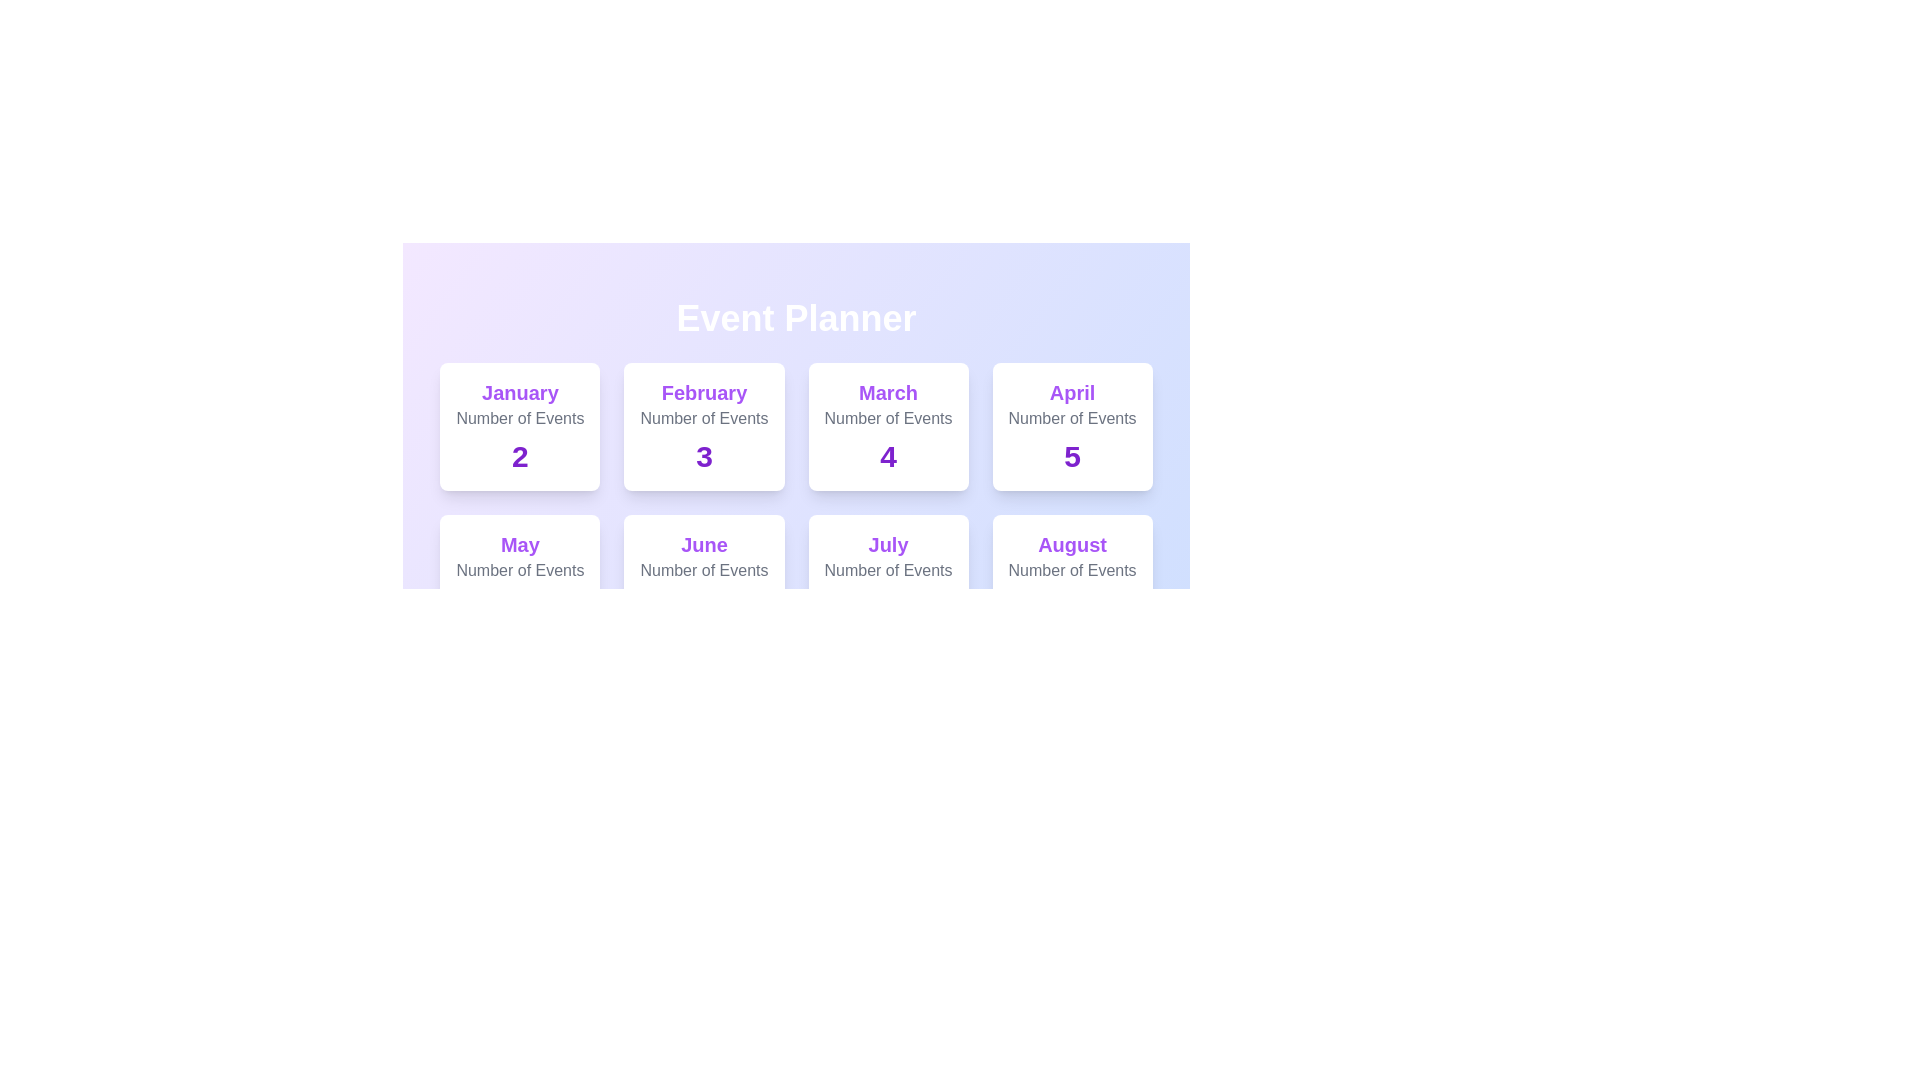  Describe the element at coordinates (704, 426) in the screenshot. I see `the card representing February to view its details` at that location.